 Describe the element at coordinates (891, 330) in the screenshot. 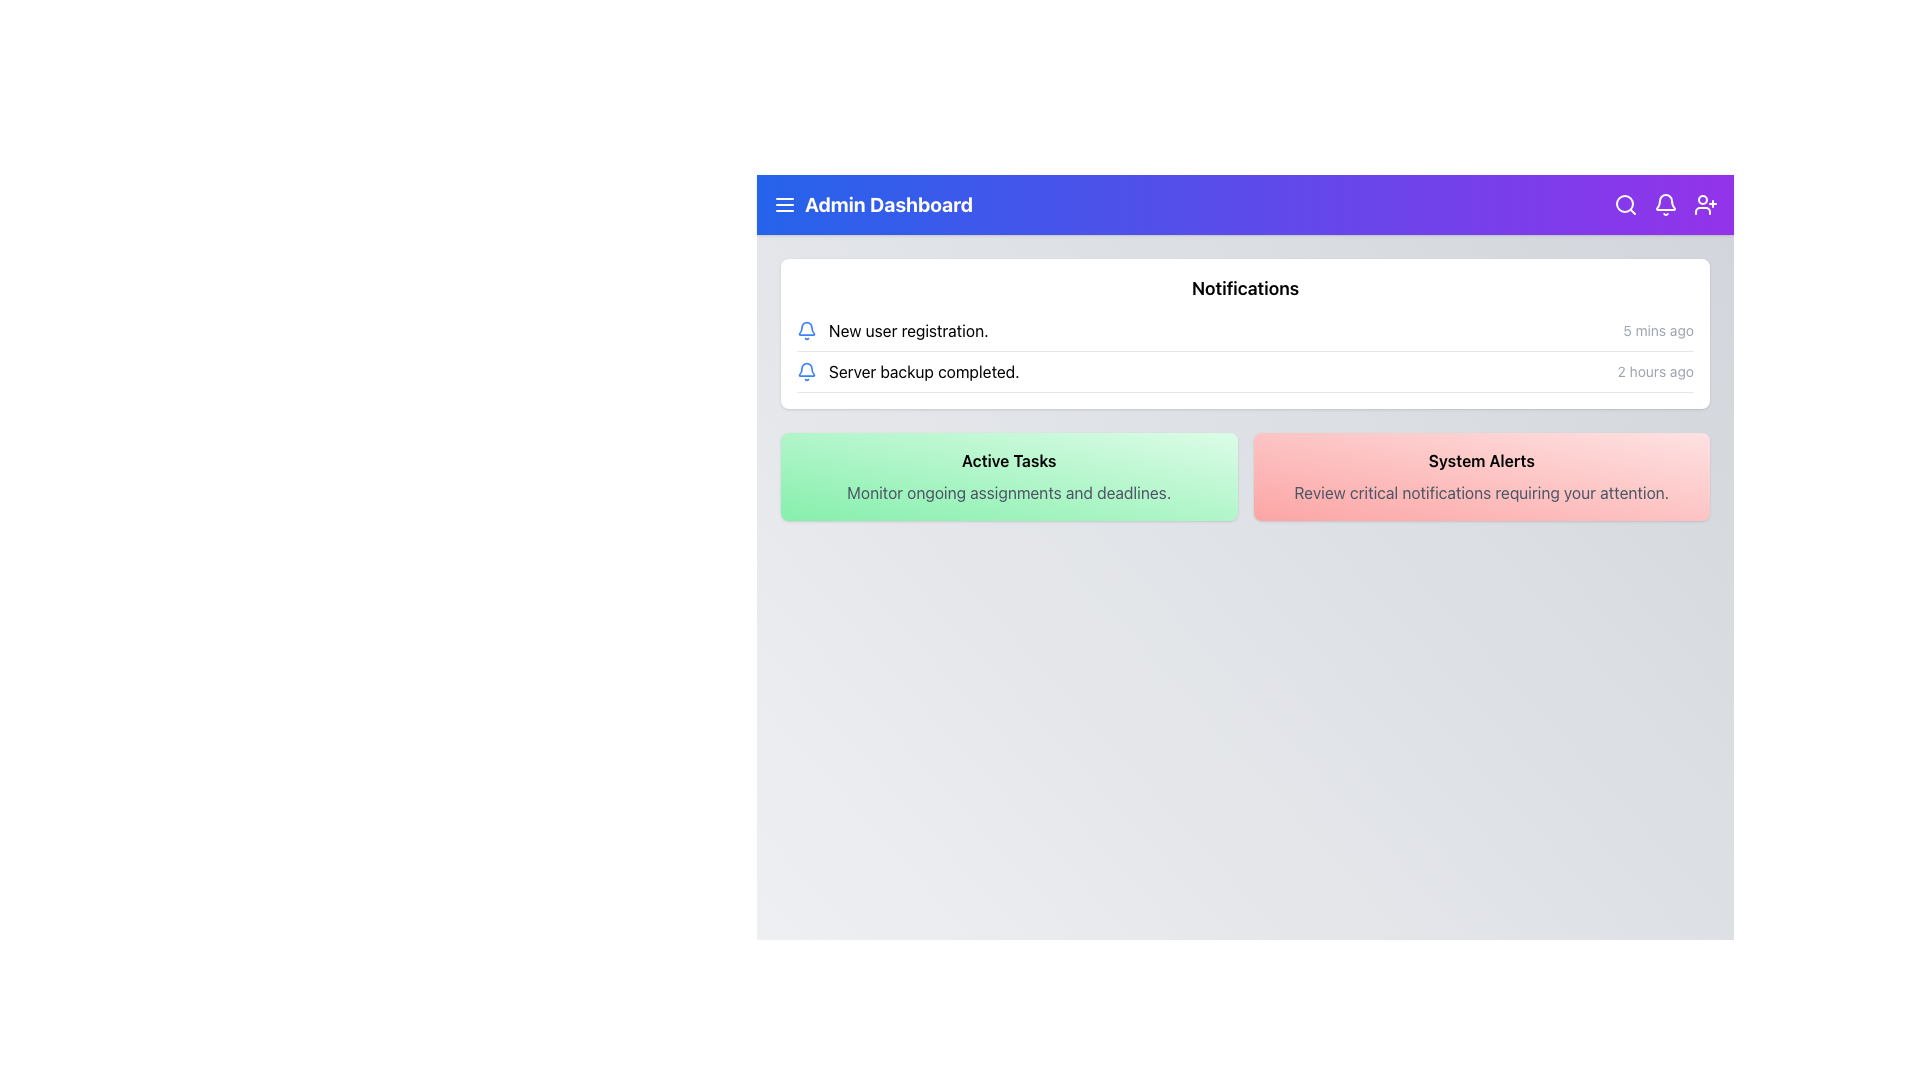

I see `the notification item with a blue bell icon and the text 'New user registration.'` at that location.